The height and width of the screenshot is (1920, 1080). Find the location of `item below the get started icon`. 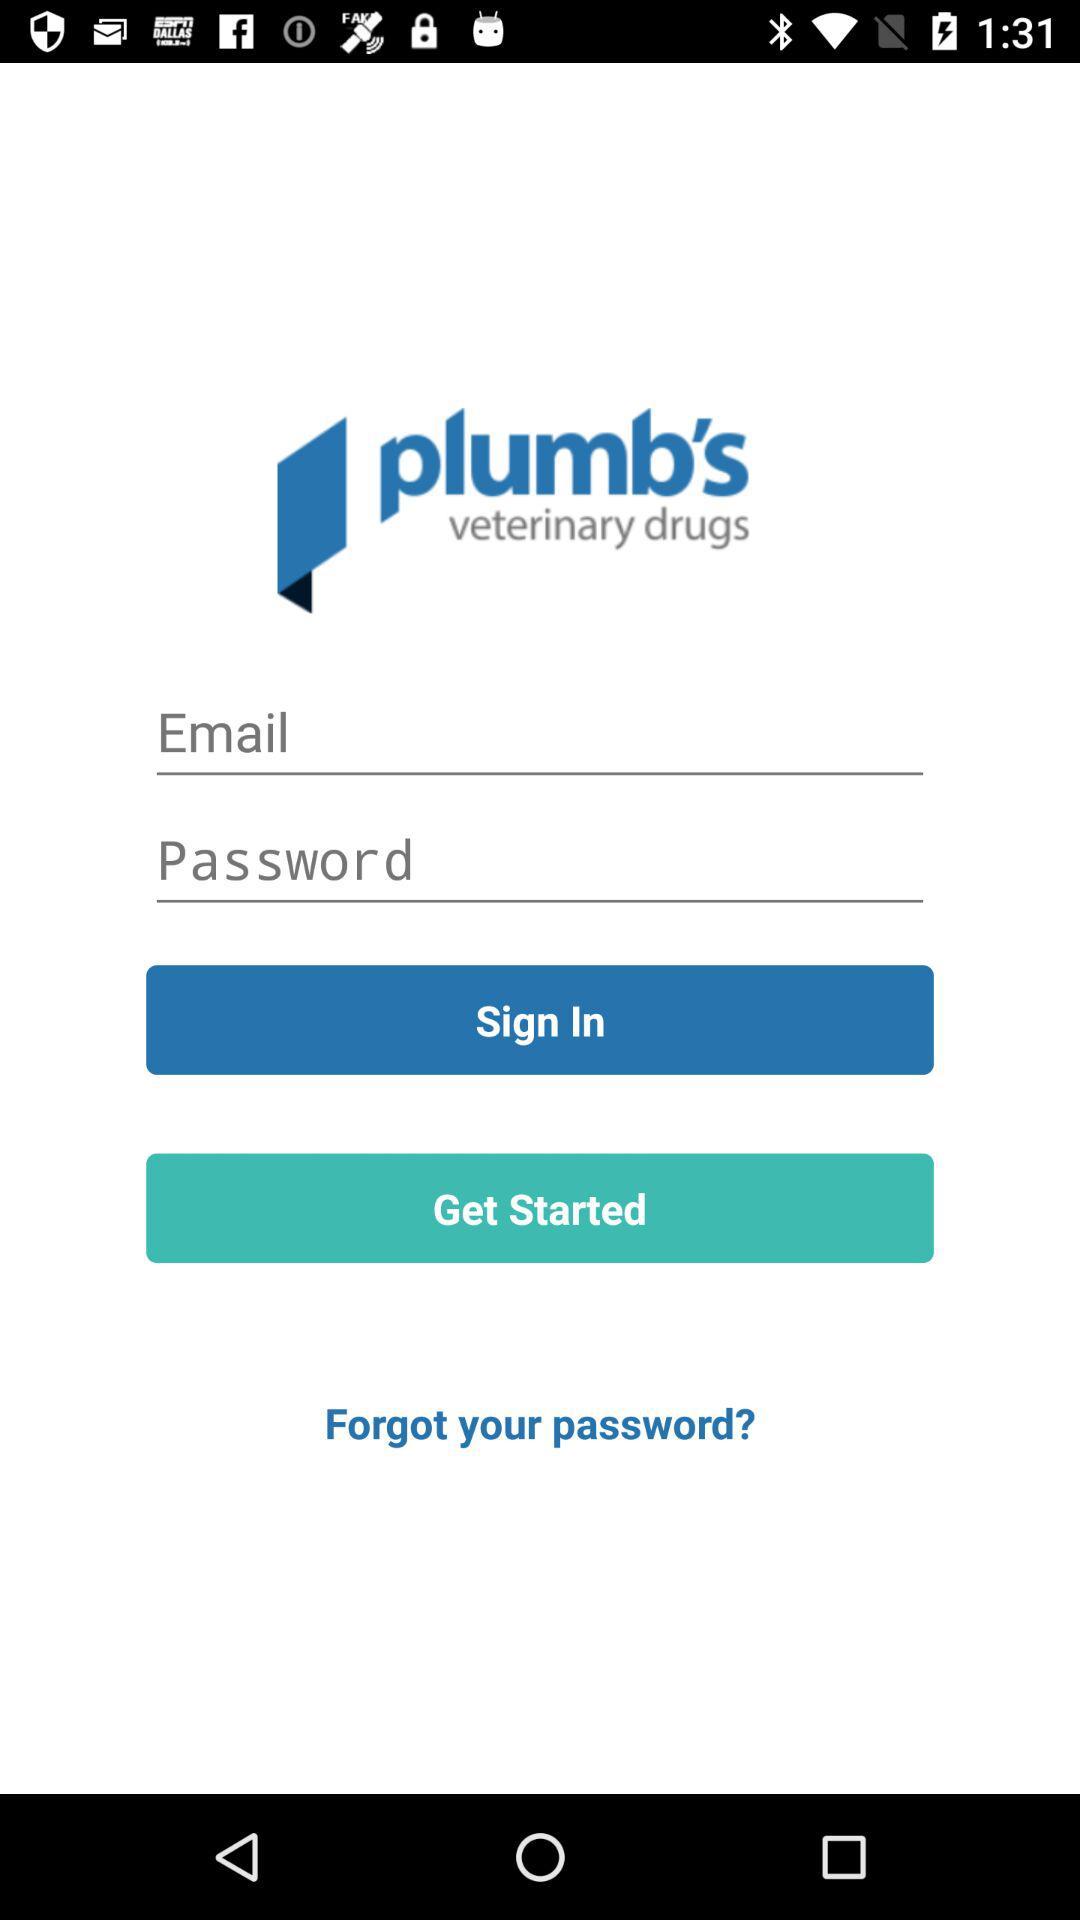

item below the get started icon is located at coordinates (540, 1421).